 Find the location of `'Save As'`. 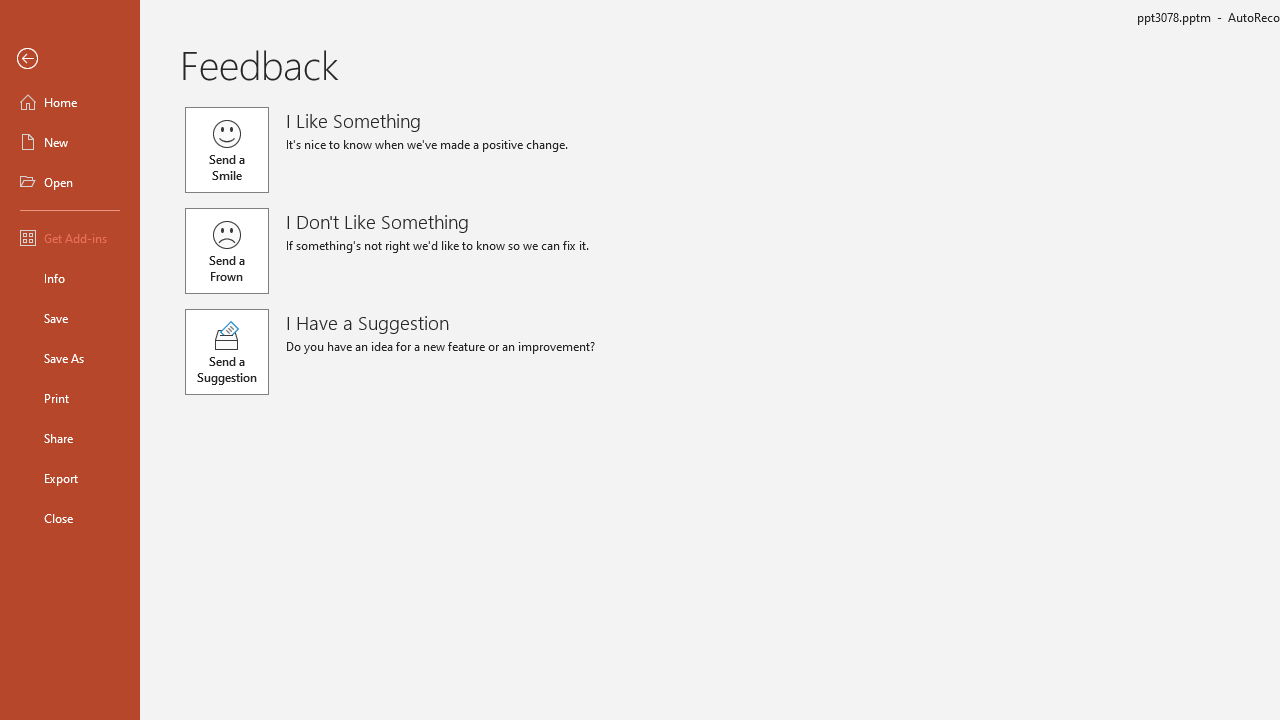

'Save As' is located at coordinates (69, 356).